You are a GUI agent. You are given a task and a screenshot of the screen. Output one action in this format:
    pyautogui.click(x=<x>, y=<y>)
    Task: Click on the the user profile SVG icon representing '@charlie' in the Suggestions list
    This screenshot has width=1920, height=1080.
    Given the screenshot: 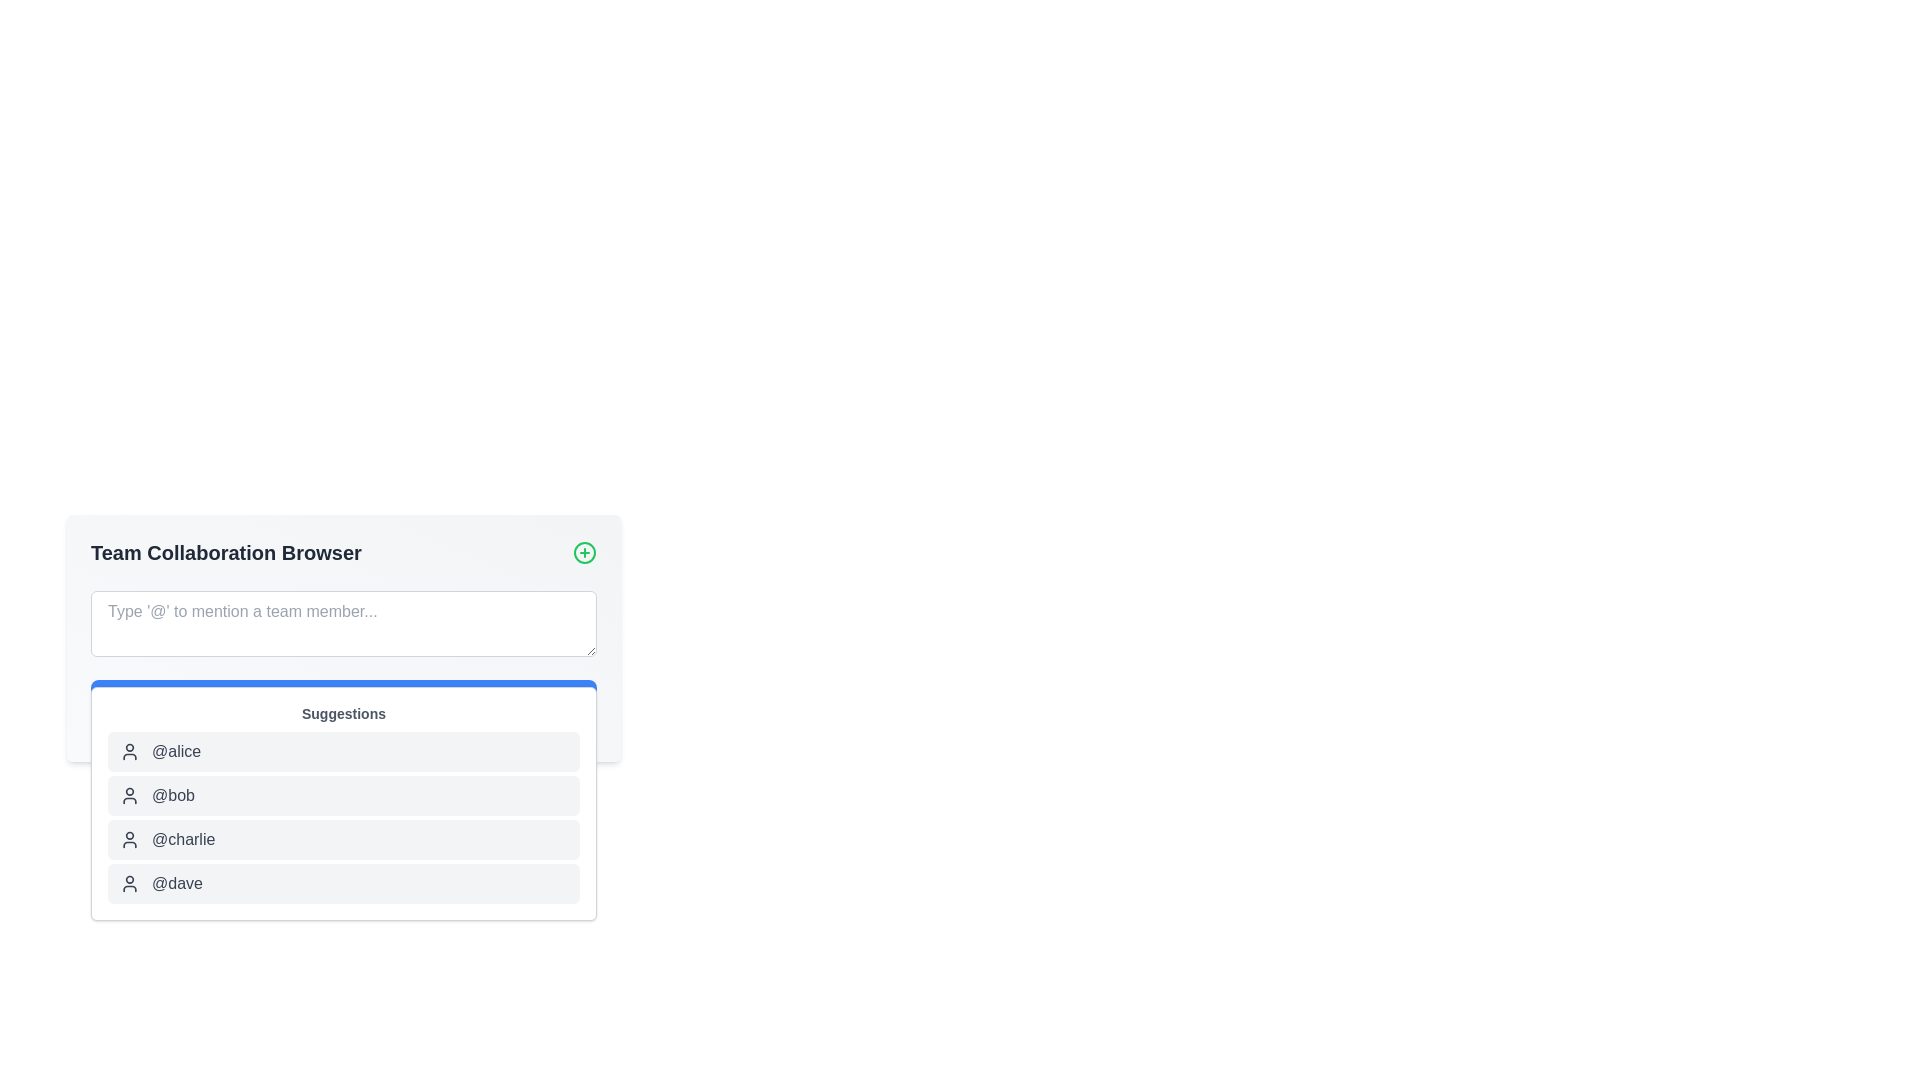 What is the action you would take?
    pyautogui.click(x=128, y=840)
    